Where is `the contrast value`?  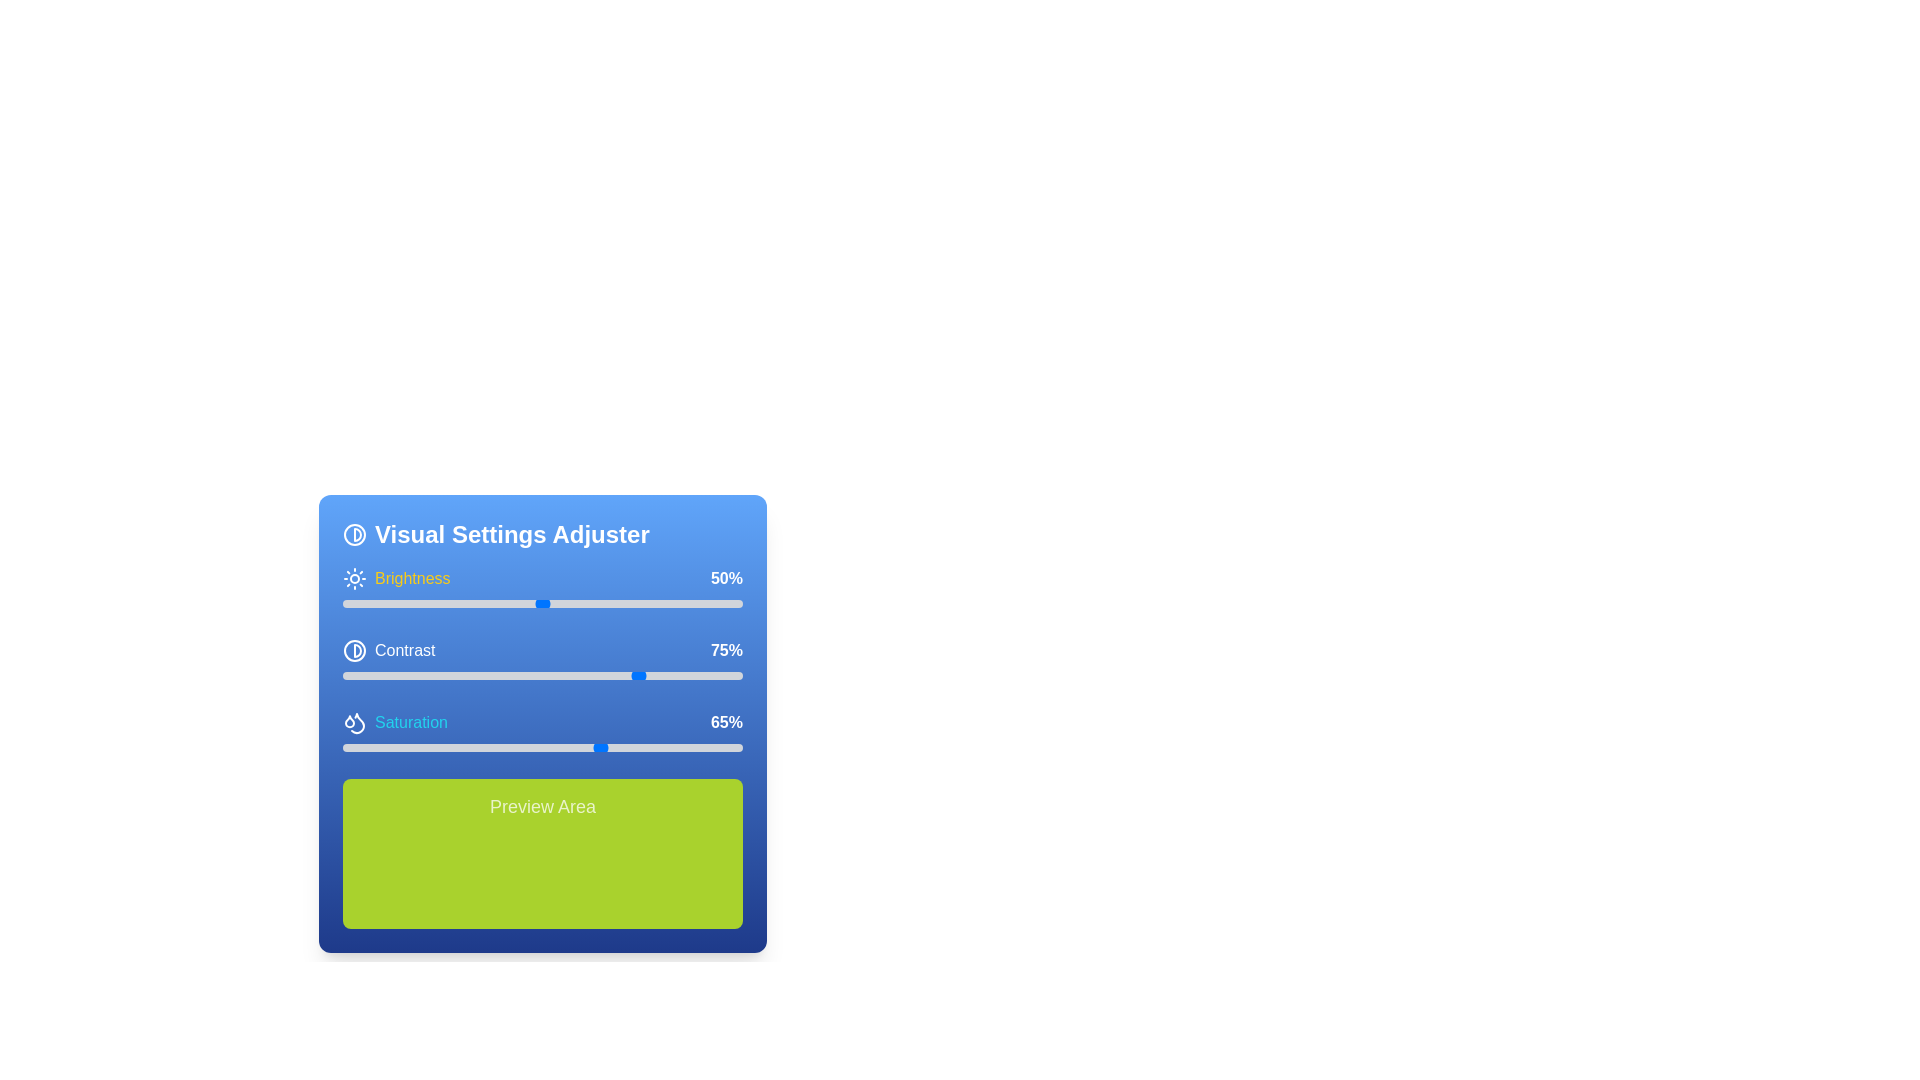
the contrast value is located at coordinates (410, 675).